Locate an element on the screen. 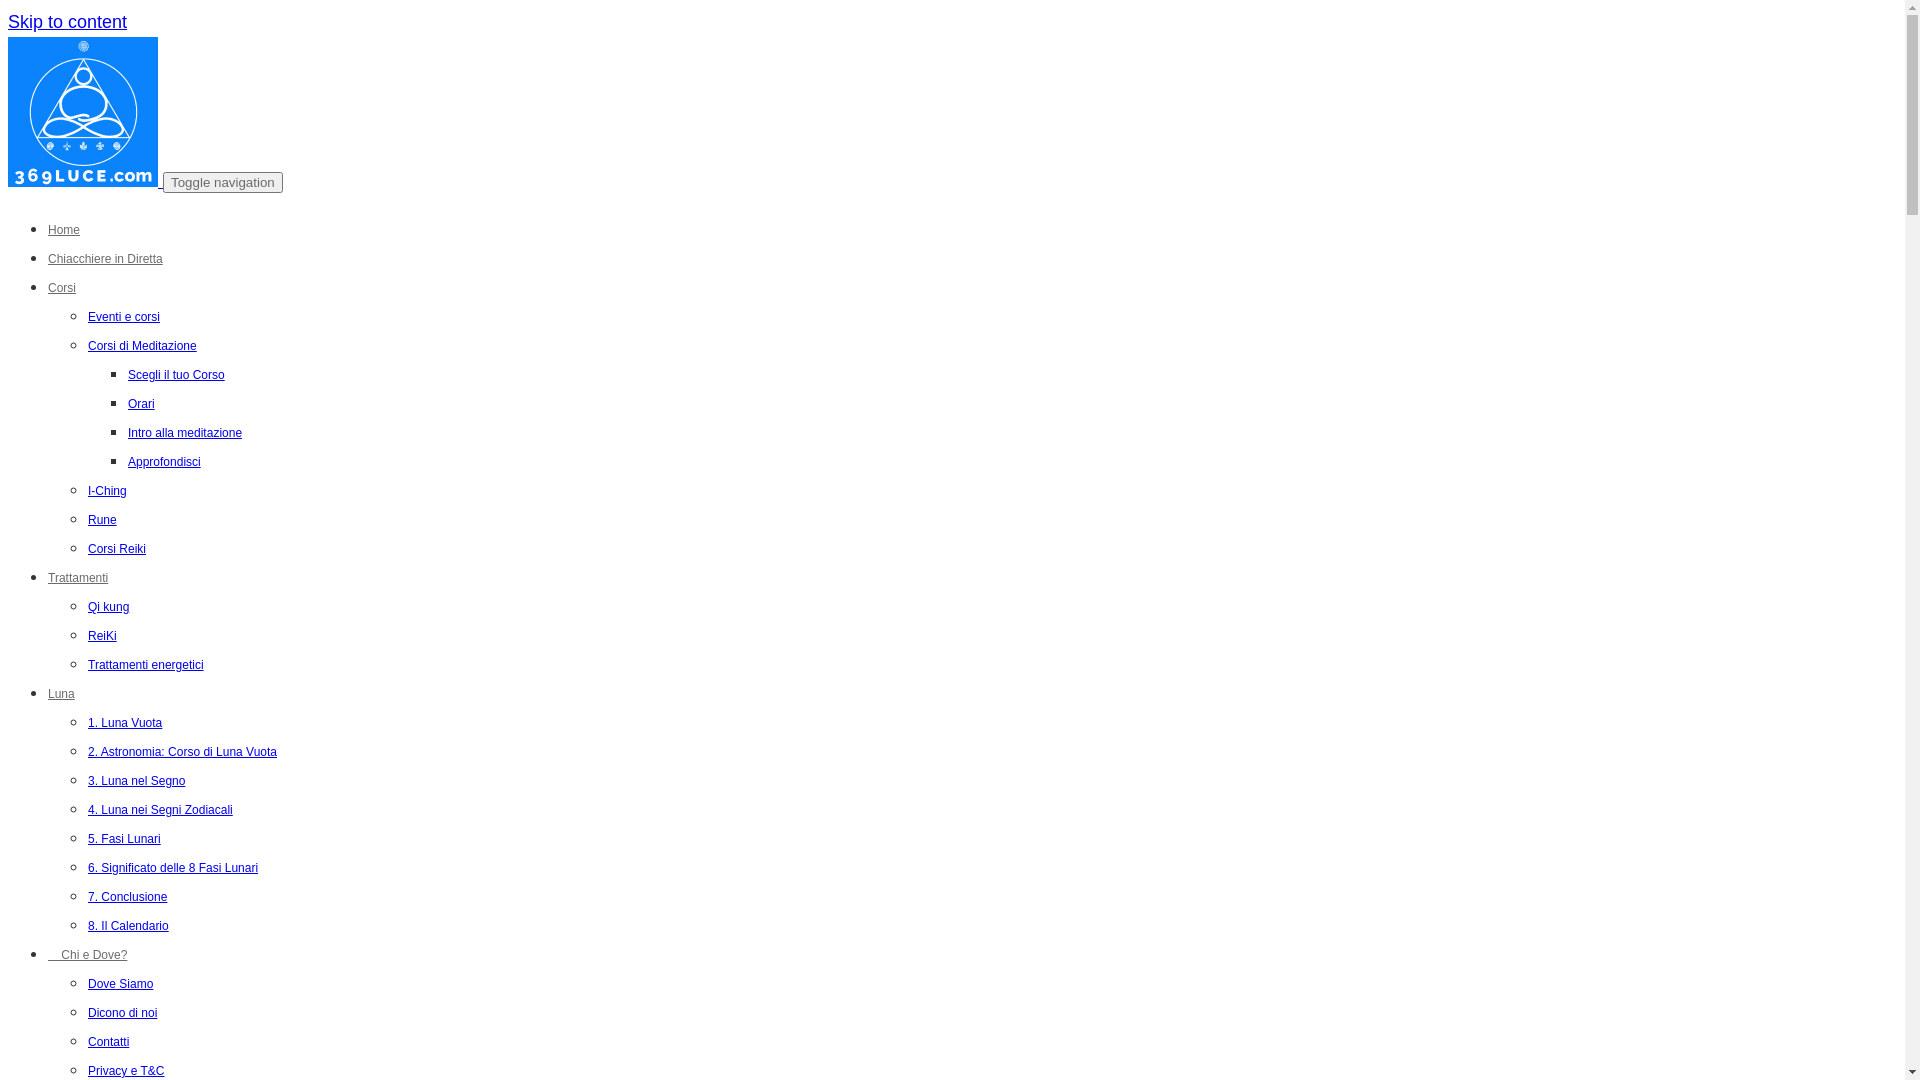 This screenshot has width=1920, height=1080. '2. Astronomia: Corso di Luna Vuota' is located at coordinates (182, 752).